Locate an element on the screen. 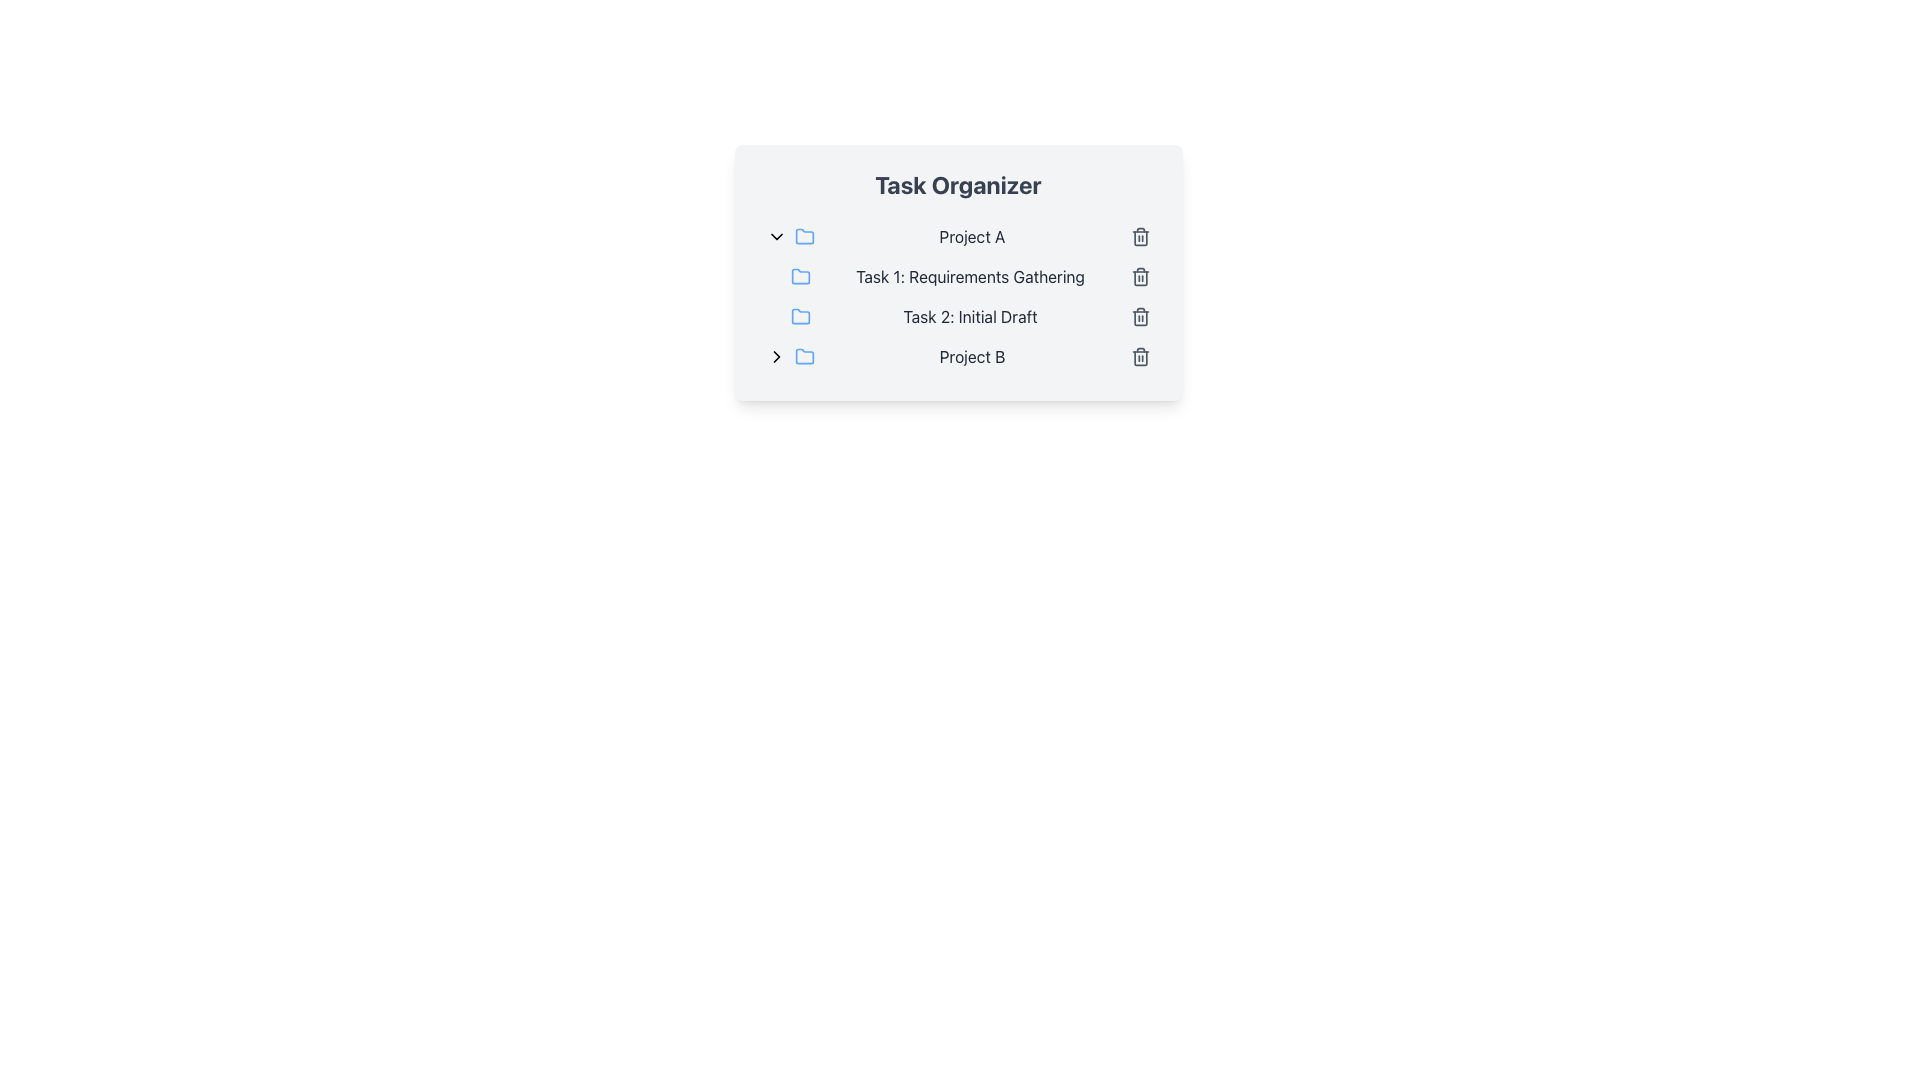 The image size is (1920, 1080). the blue folder icon with rounded corners next to the text 'Project B' to interact with it, as it is a clickable element is located at coordinates (804, 355).